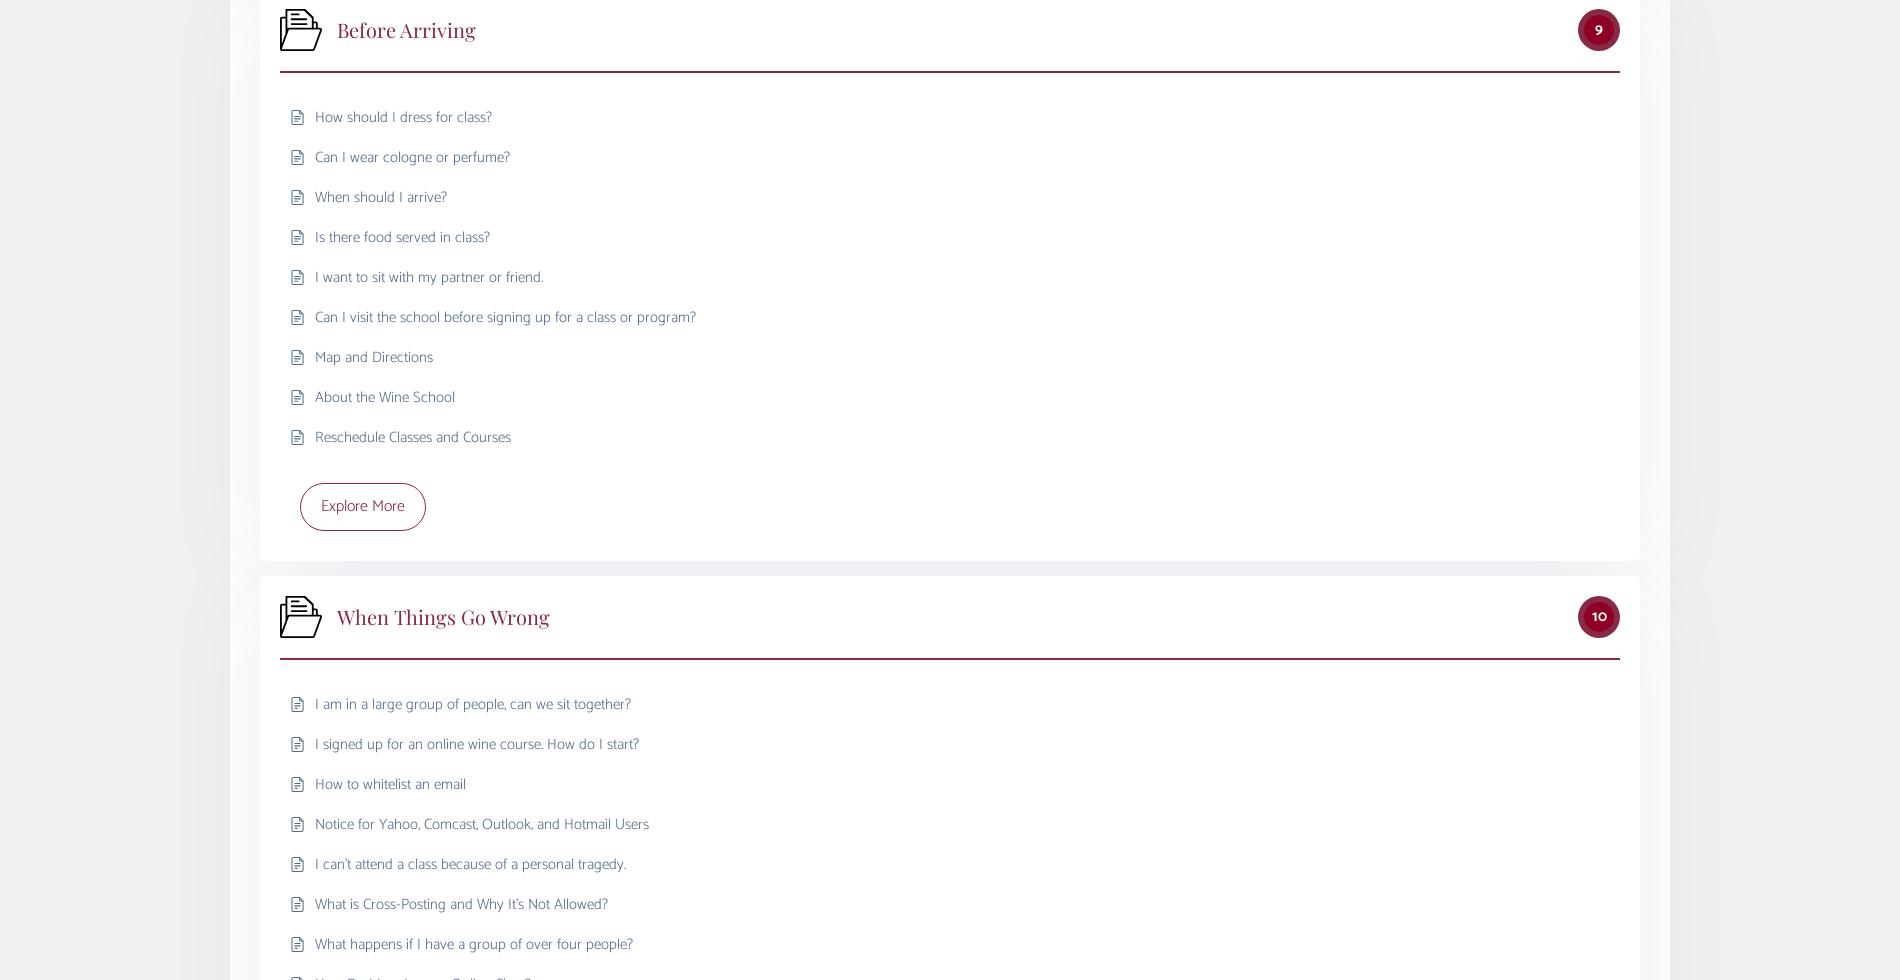  What do you see at coordinates (460, 903) in the screenshot?
I see `'What is Cross-Posting and Why It’s Not Allowed?'` at bounding box center [460, 903].